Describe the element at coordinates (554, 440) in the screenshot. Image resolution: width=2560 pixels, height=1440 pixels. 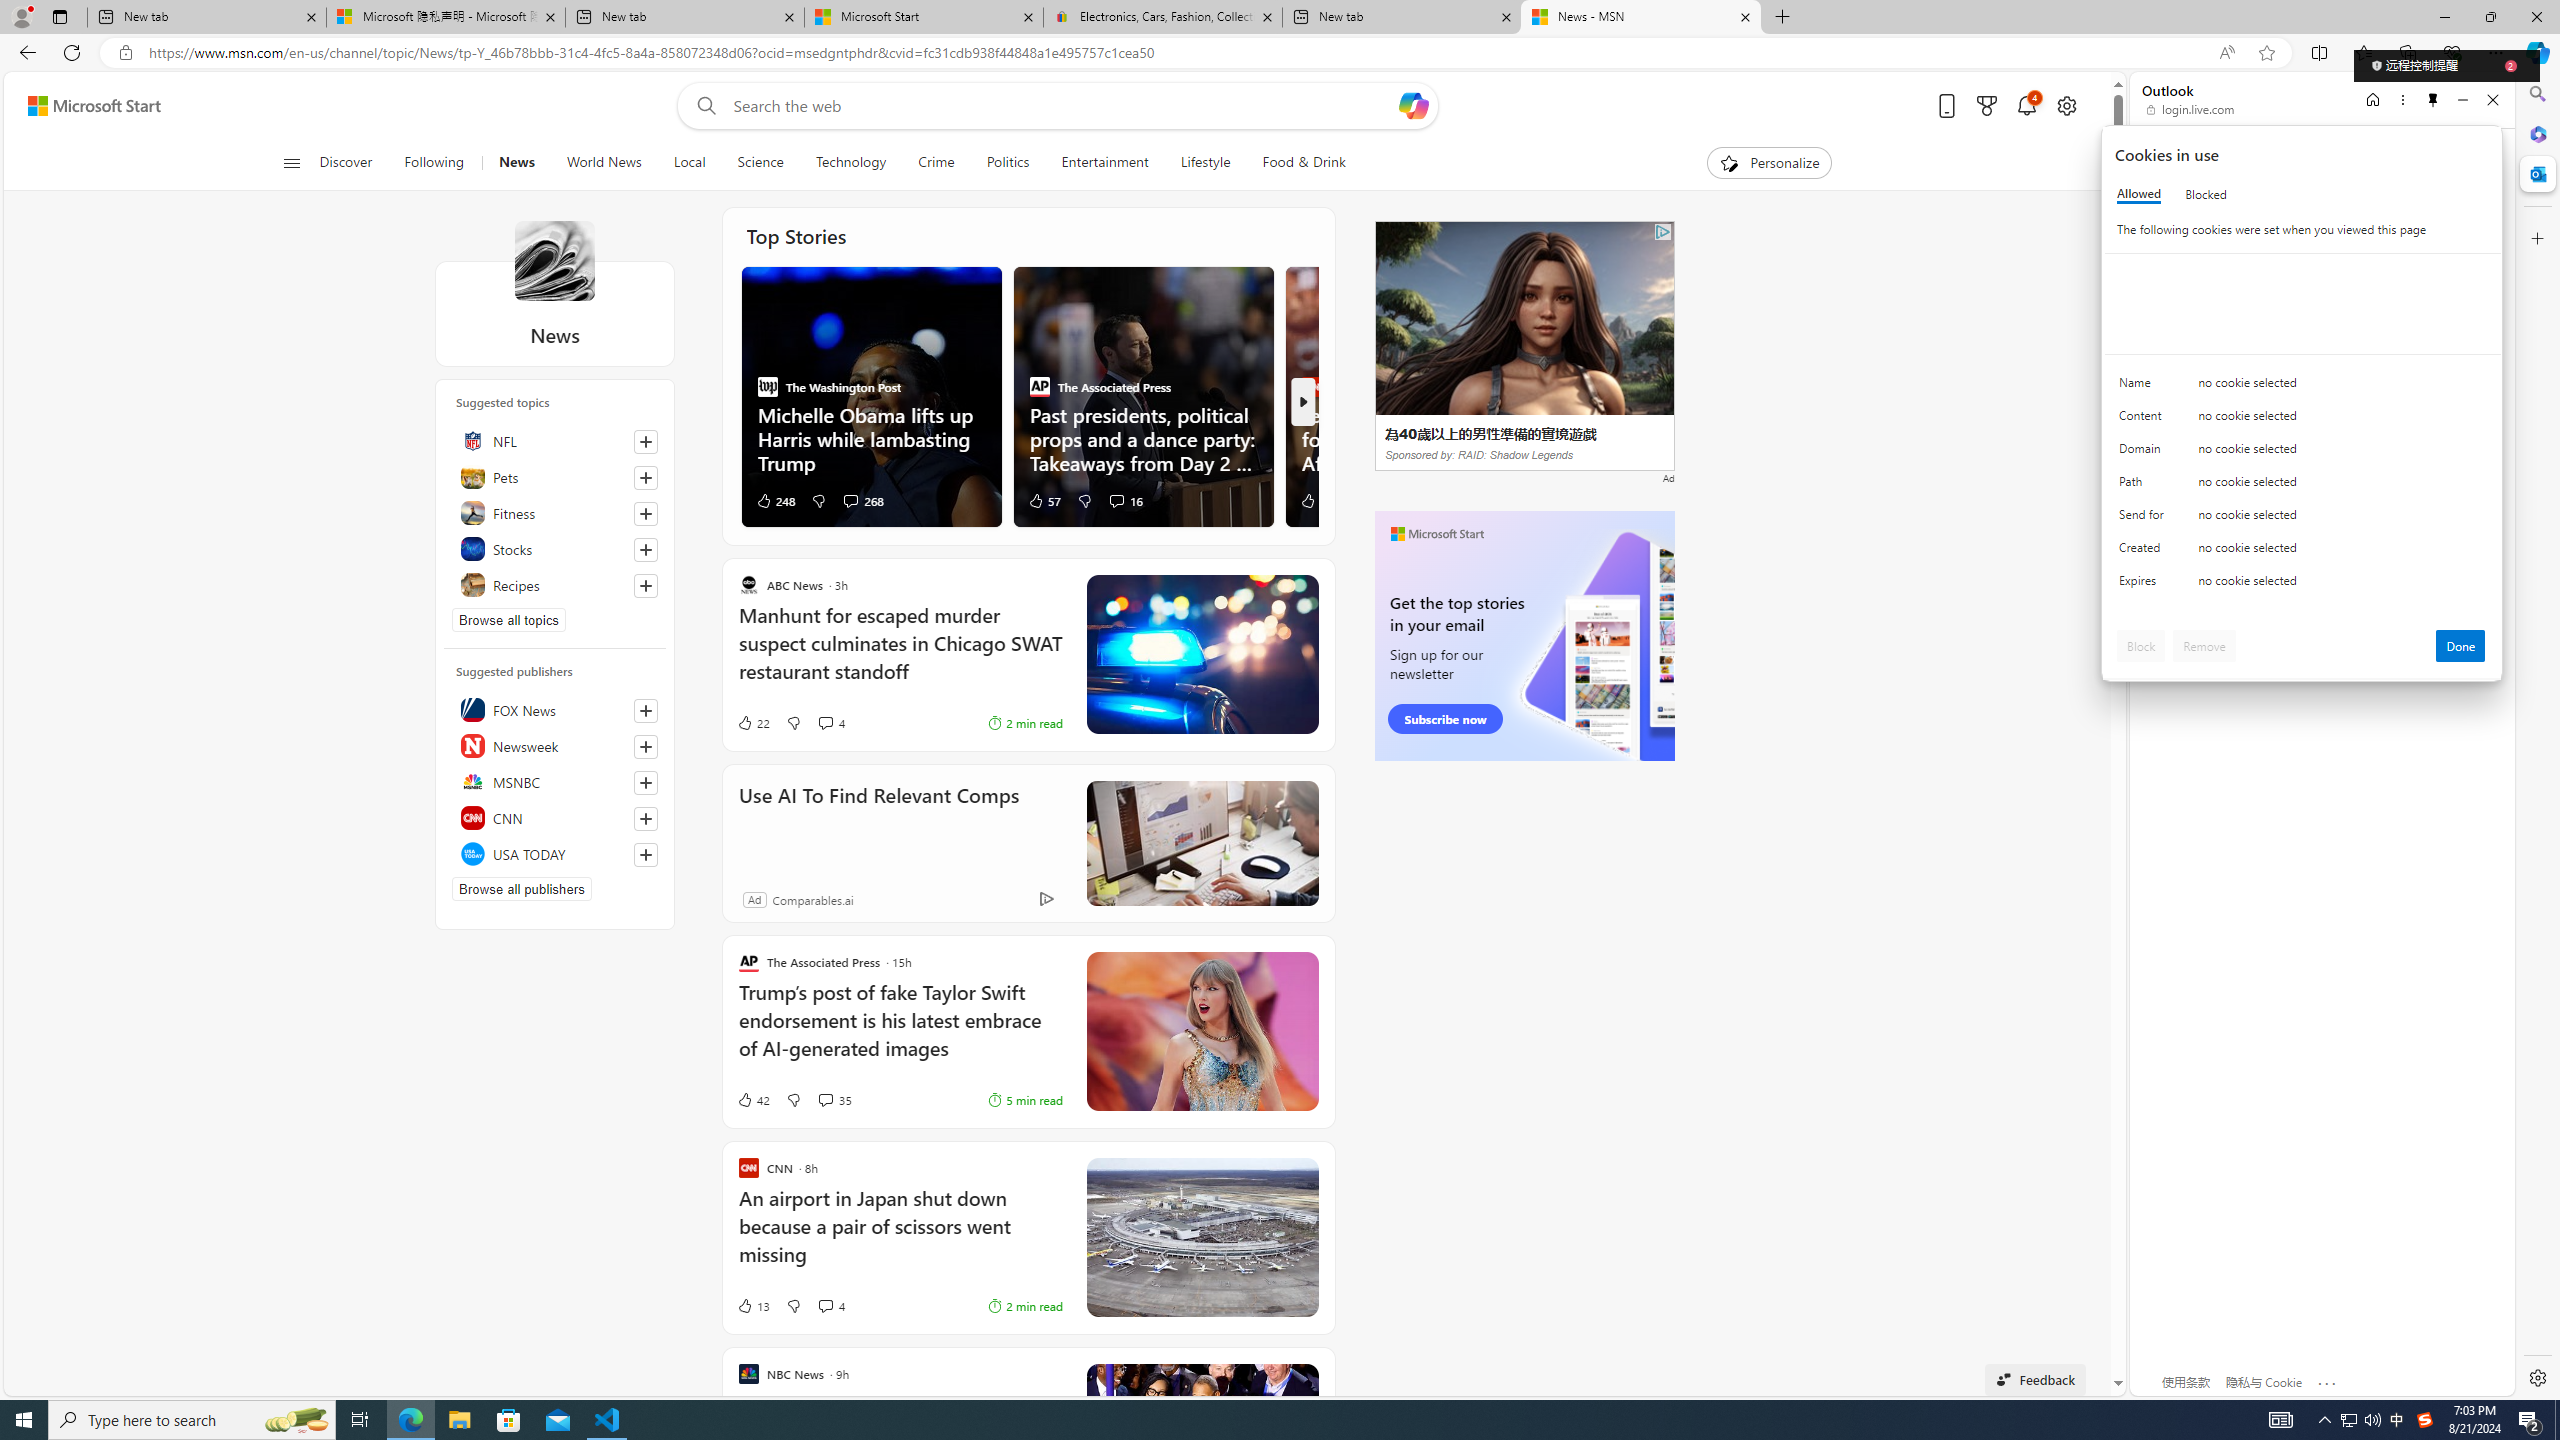
I see `'NFL'` at that location.